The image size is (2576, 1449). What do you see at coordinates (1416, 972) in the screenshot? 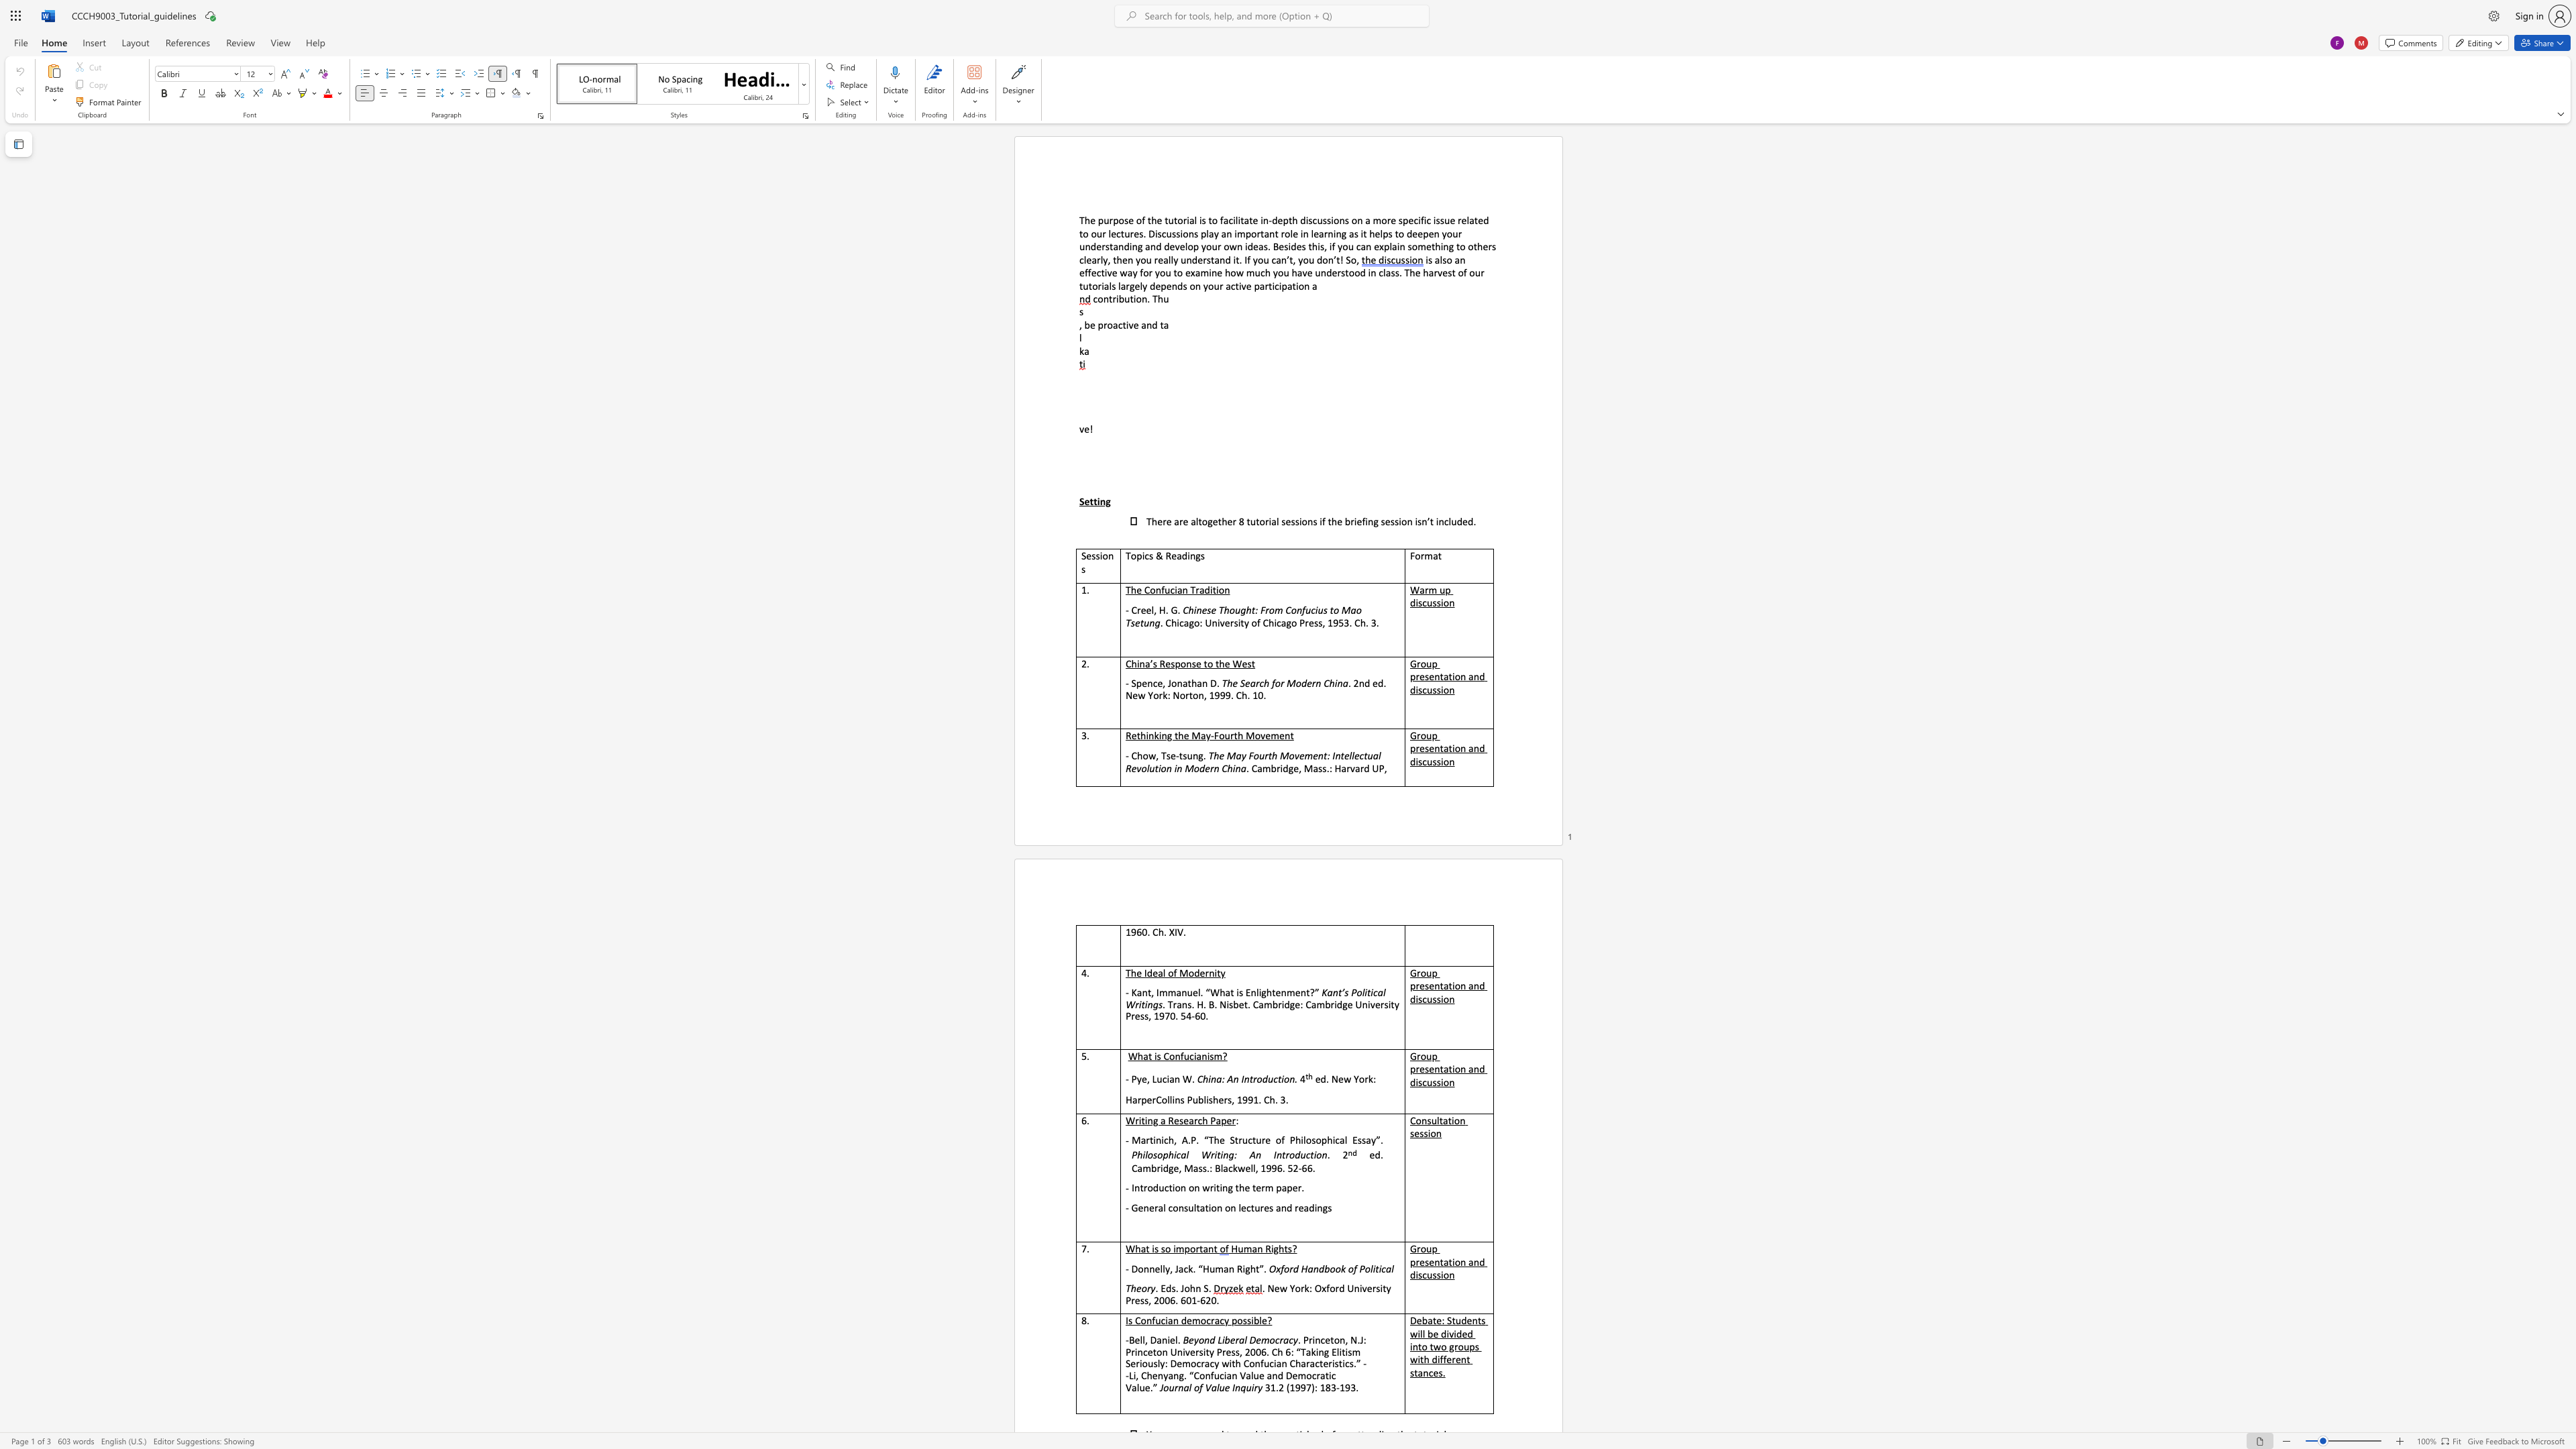
I see `the subset text "roup" within the text "Group presentation and discussion"` at bounding box center [1416, 972].